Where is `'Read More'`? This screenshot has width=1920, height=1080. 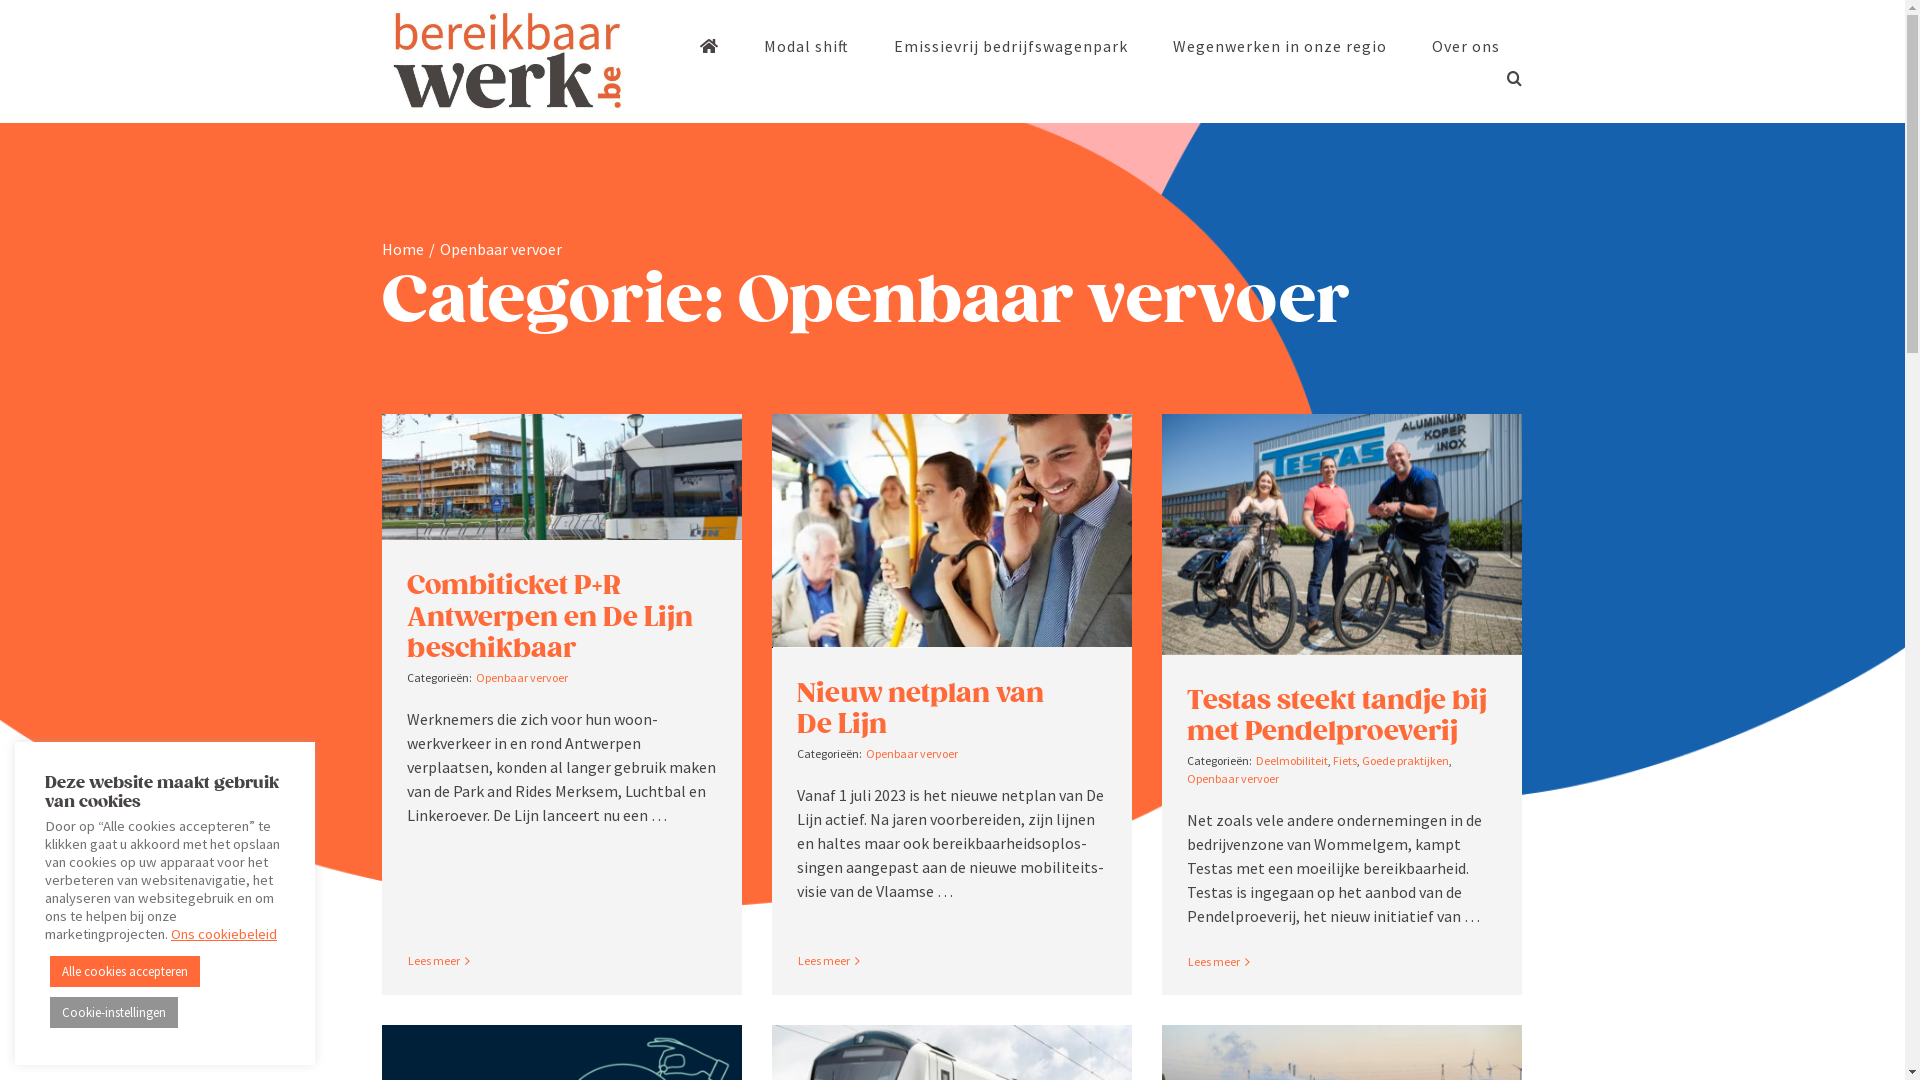 'Read More' is located at coordinates (432, 959).